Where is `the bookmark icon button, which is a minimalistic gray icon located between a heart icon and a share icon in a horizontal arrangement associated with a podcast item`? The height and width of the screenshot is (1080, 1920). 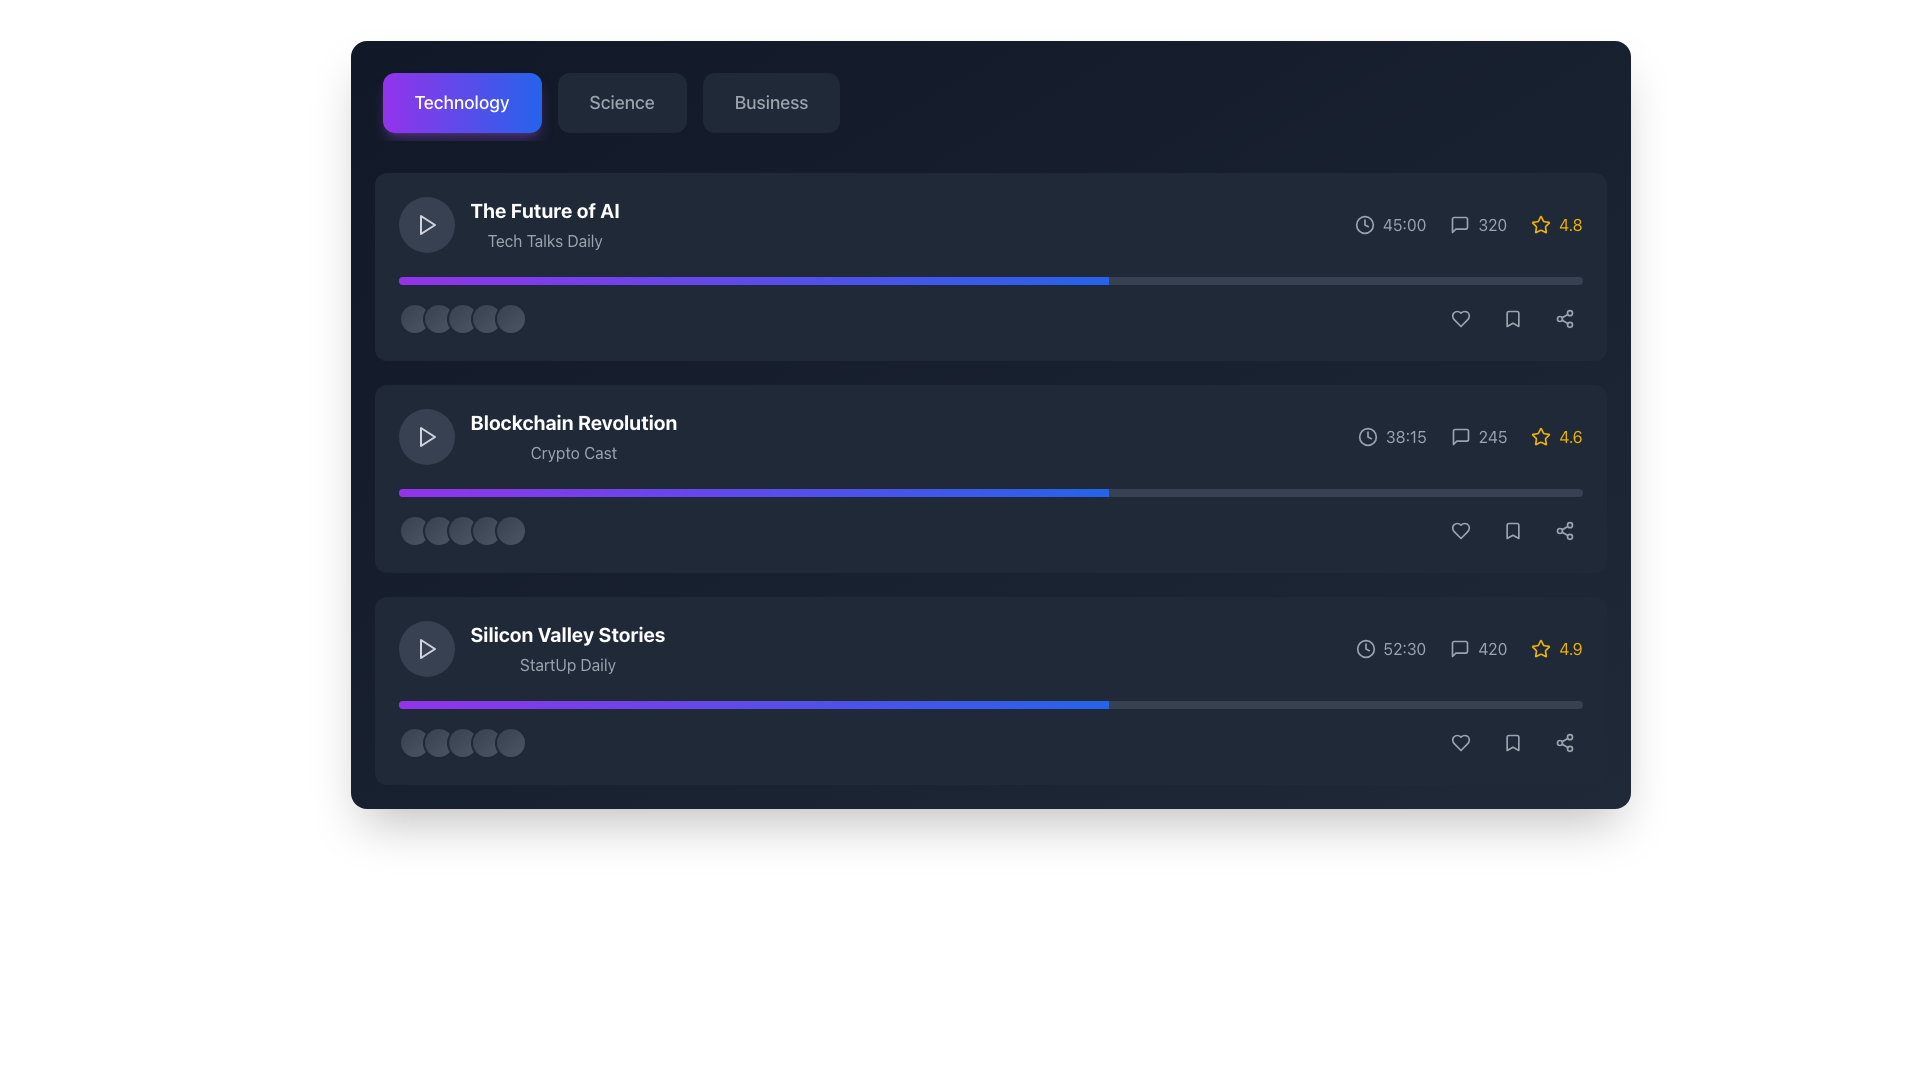
the bookmark icon button, which is a minimalistic gray icon located between a heart icon and a share icon in a horizontal arrangement associated with a podcast item is located at coordinates (1512, 318).